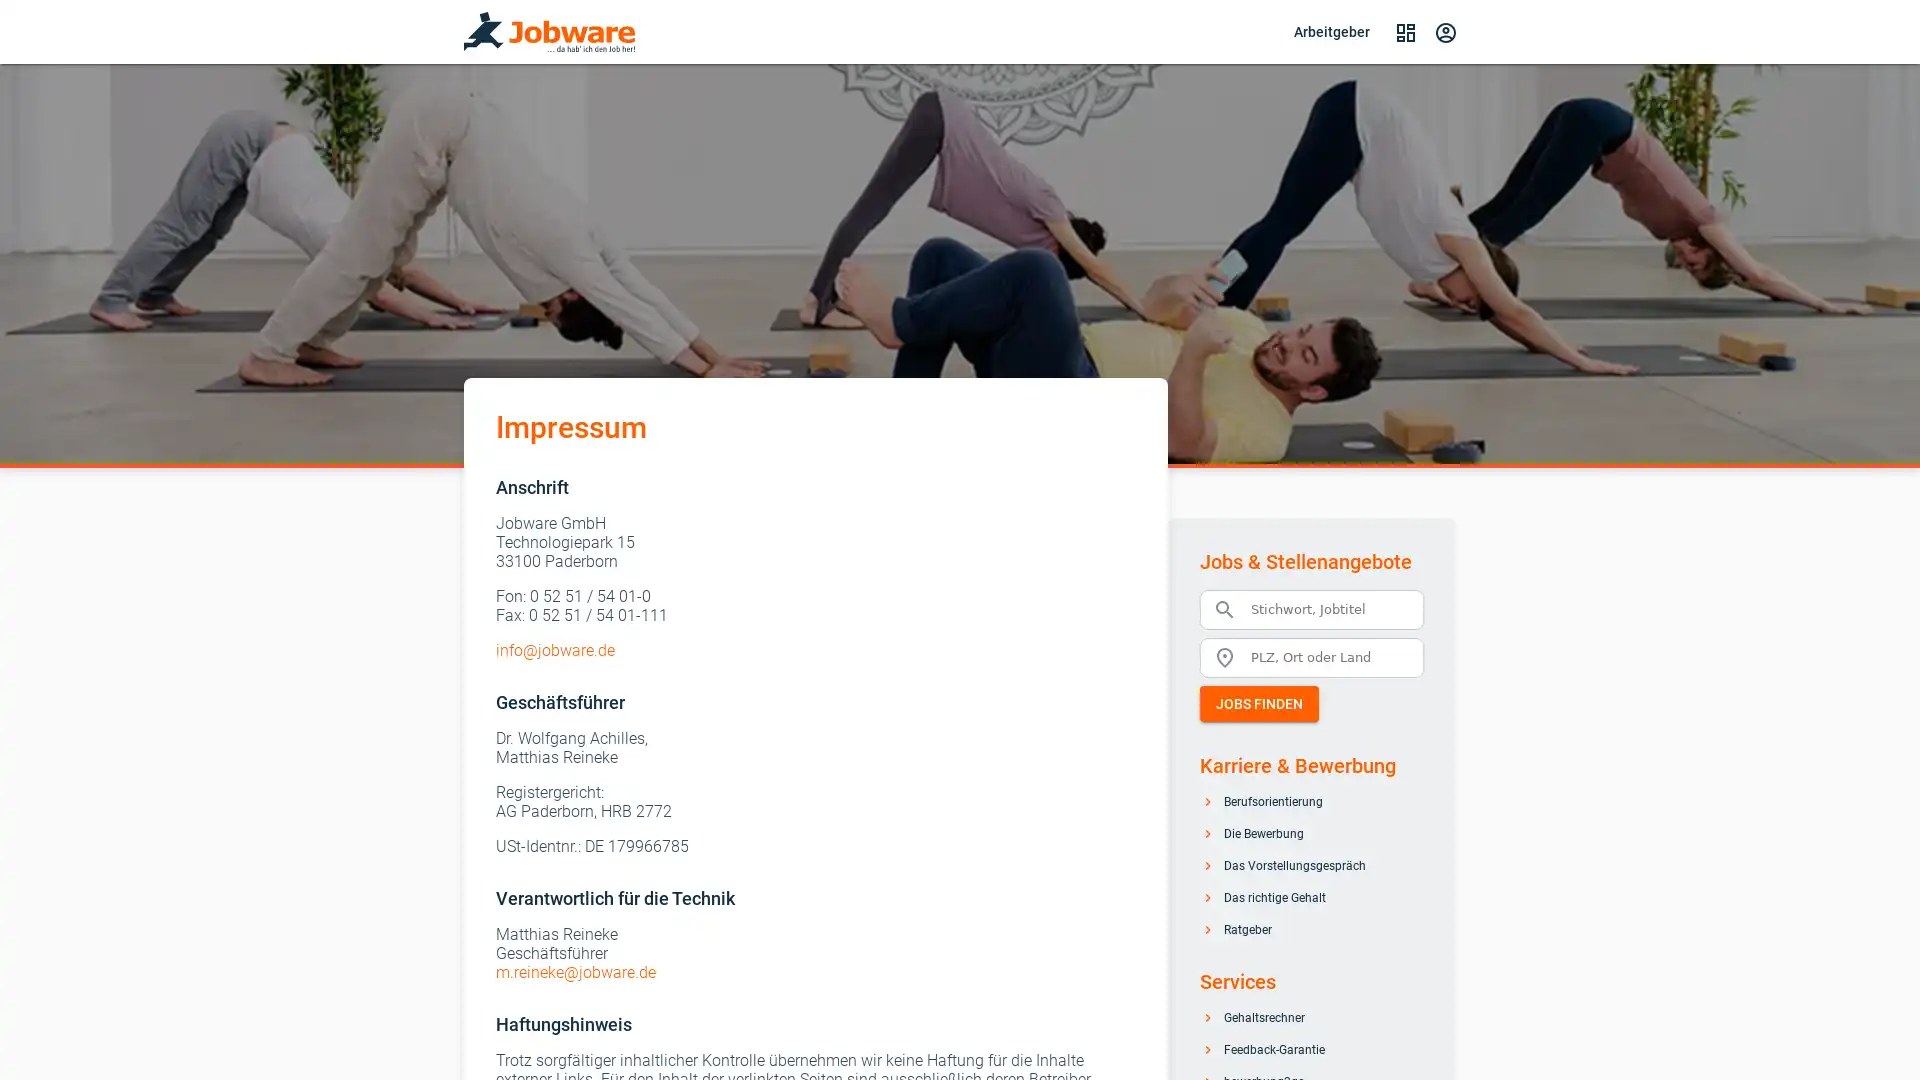 Image resolution: width=1920 pixels, height=1080 pixels. What do you see at coordinates (1258, 701) in the screenshot?
I see `JOBS FINDEN` at bounding box center [1258, 701].